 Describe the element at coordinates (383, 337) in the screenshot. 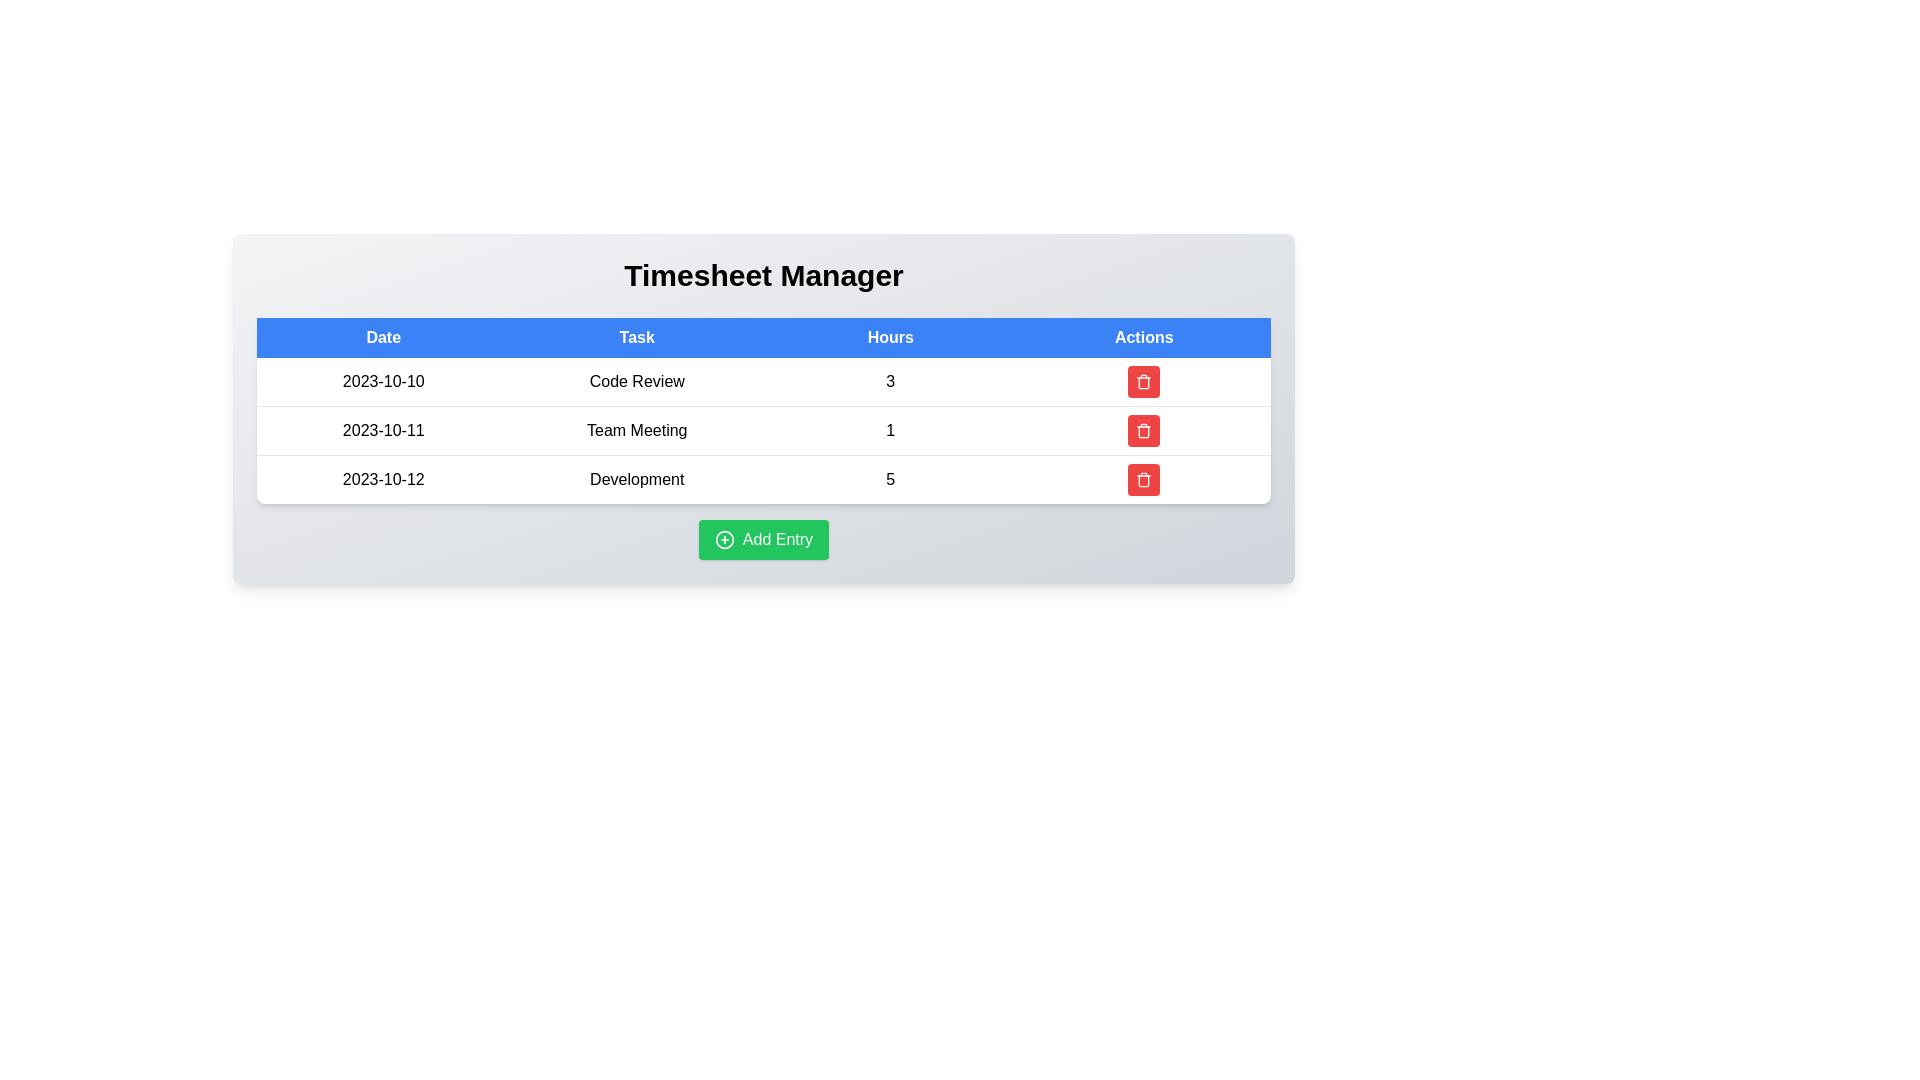

I see `the text label with a blue background reading 'Date', which is the first header in the table's header section` at that location.